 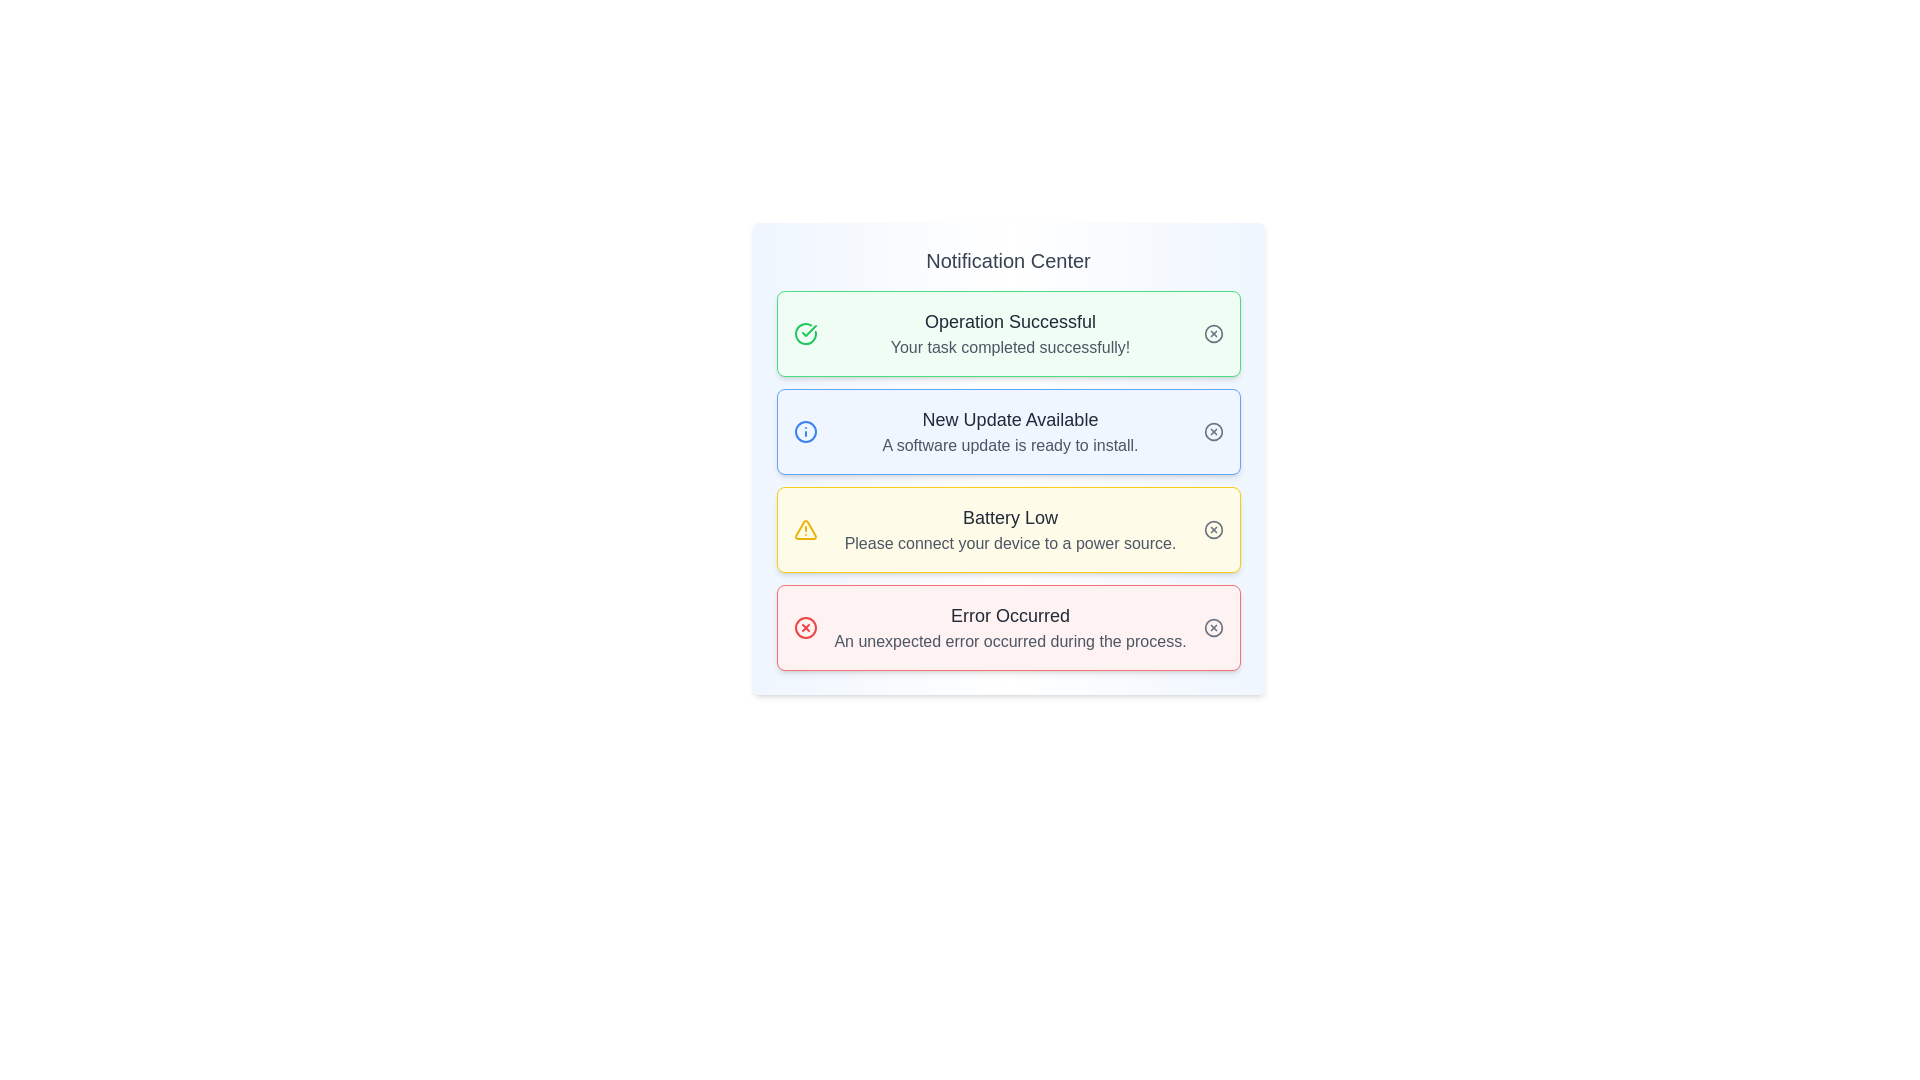 What do you see at coordinates (805, 528) in the screenshot?
I see `the warning alert icon indicating 'Battery Low' within the notification card, which is the third notification in the vertical list` at bounding box center [805, 528].